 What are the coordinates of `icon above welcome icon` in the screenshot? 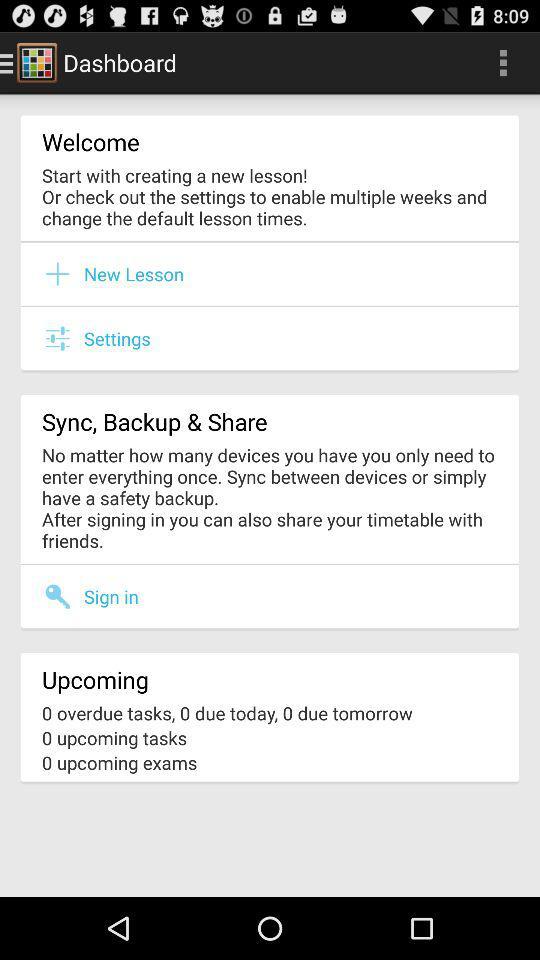 It's located at (502, 62).